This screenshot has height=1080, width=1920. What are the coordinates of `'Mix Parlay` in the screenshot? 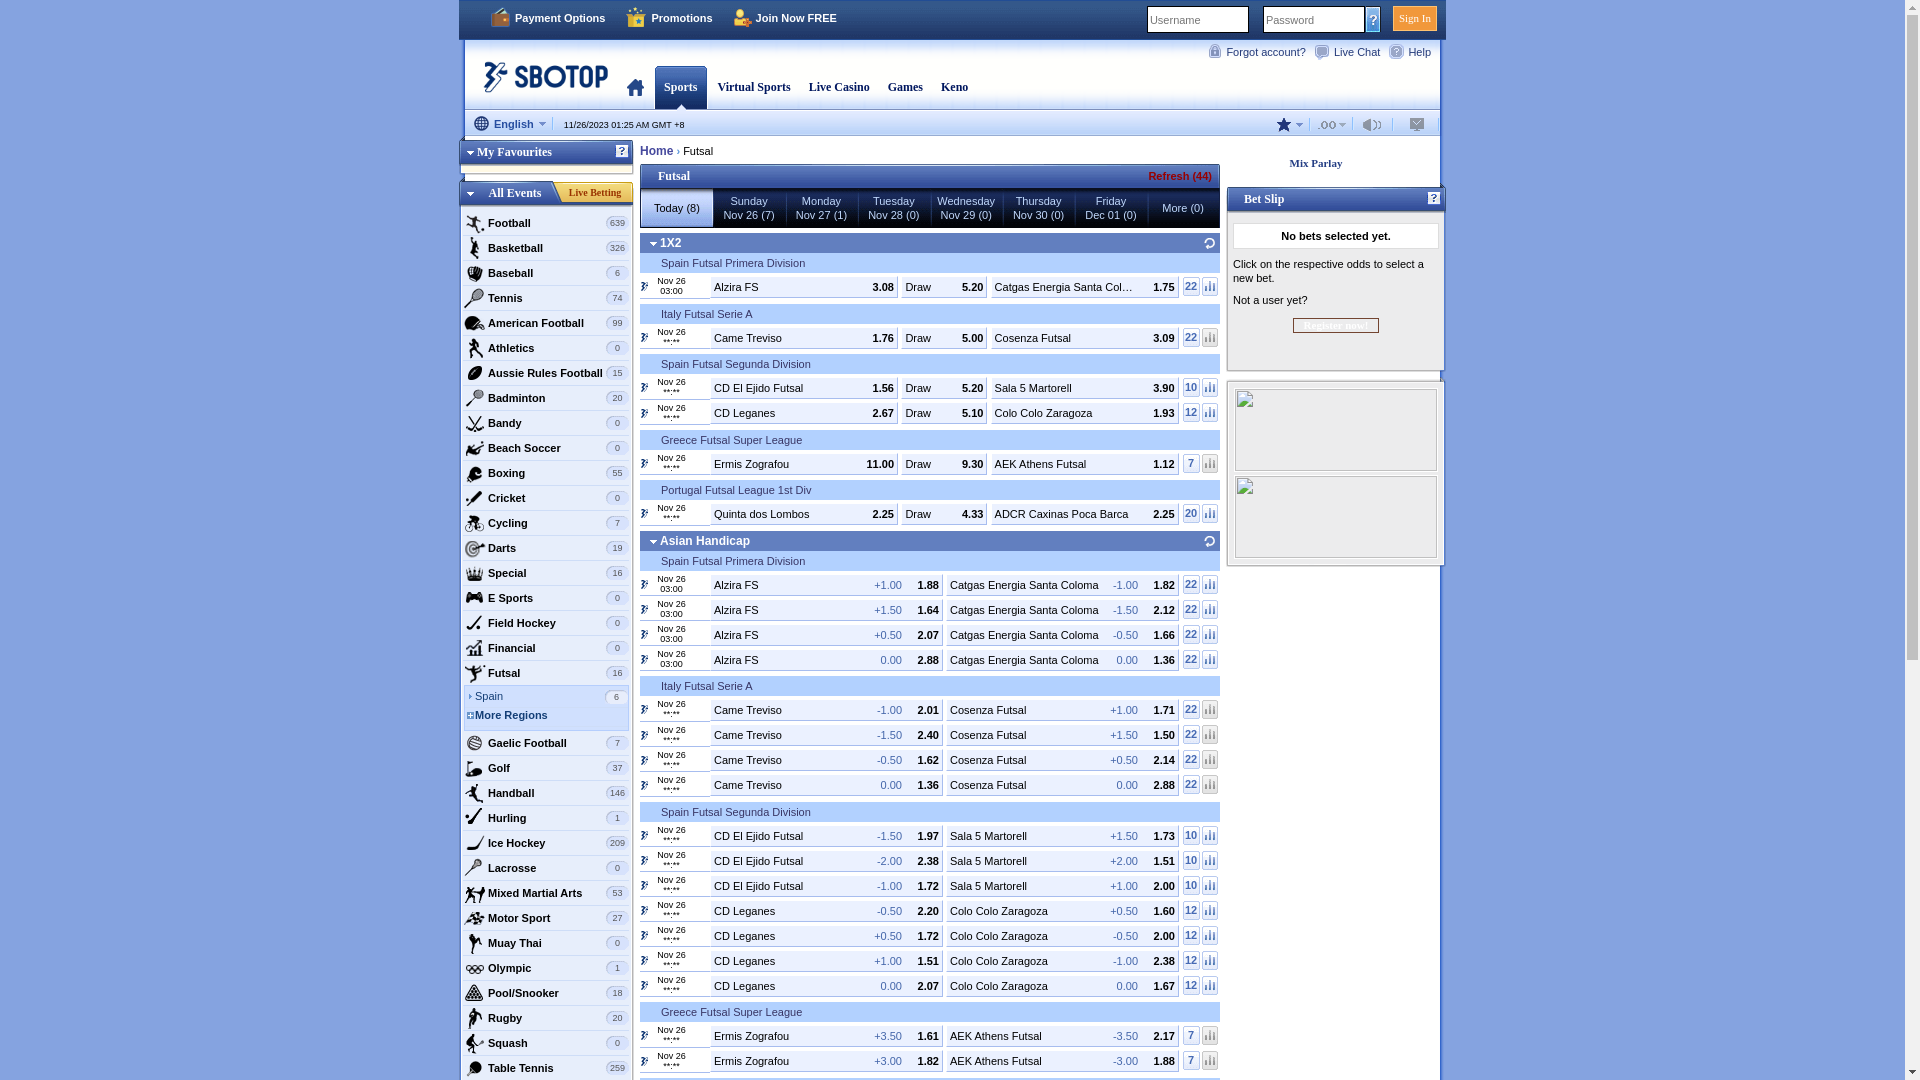 It's located at (1330, 162).